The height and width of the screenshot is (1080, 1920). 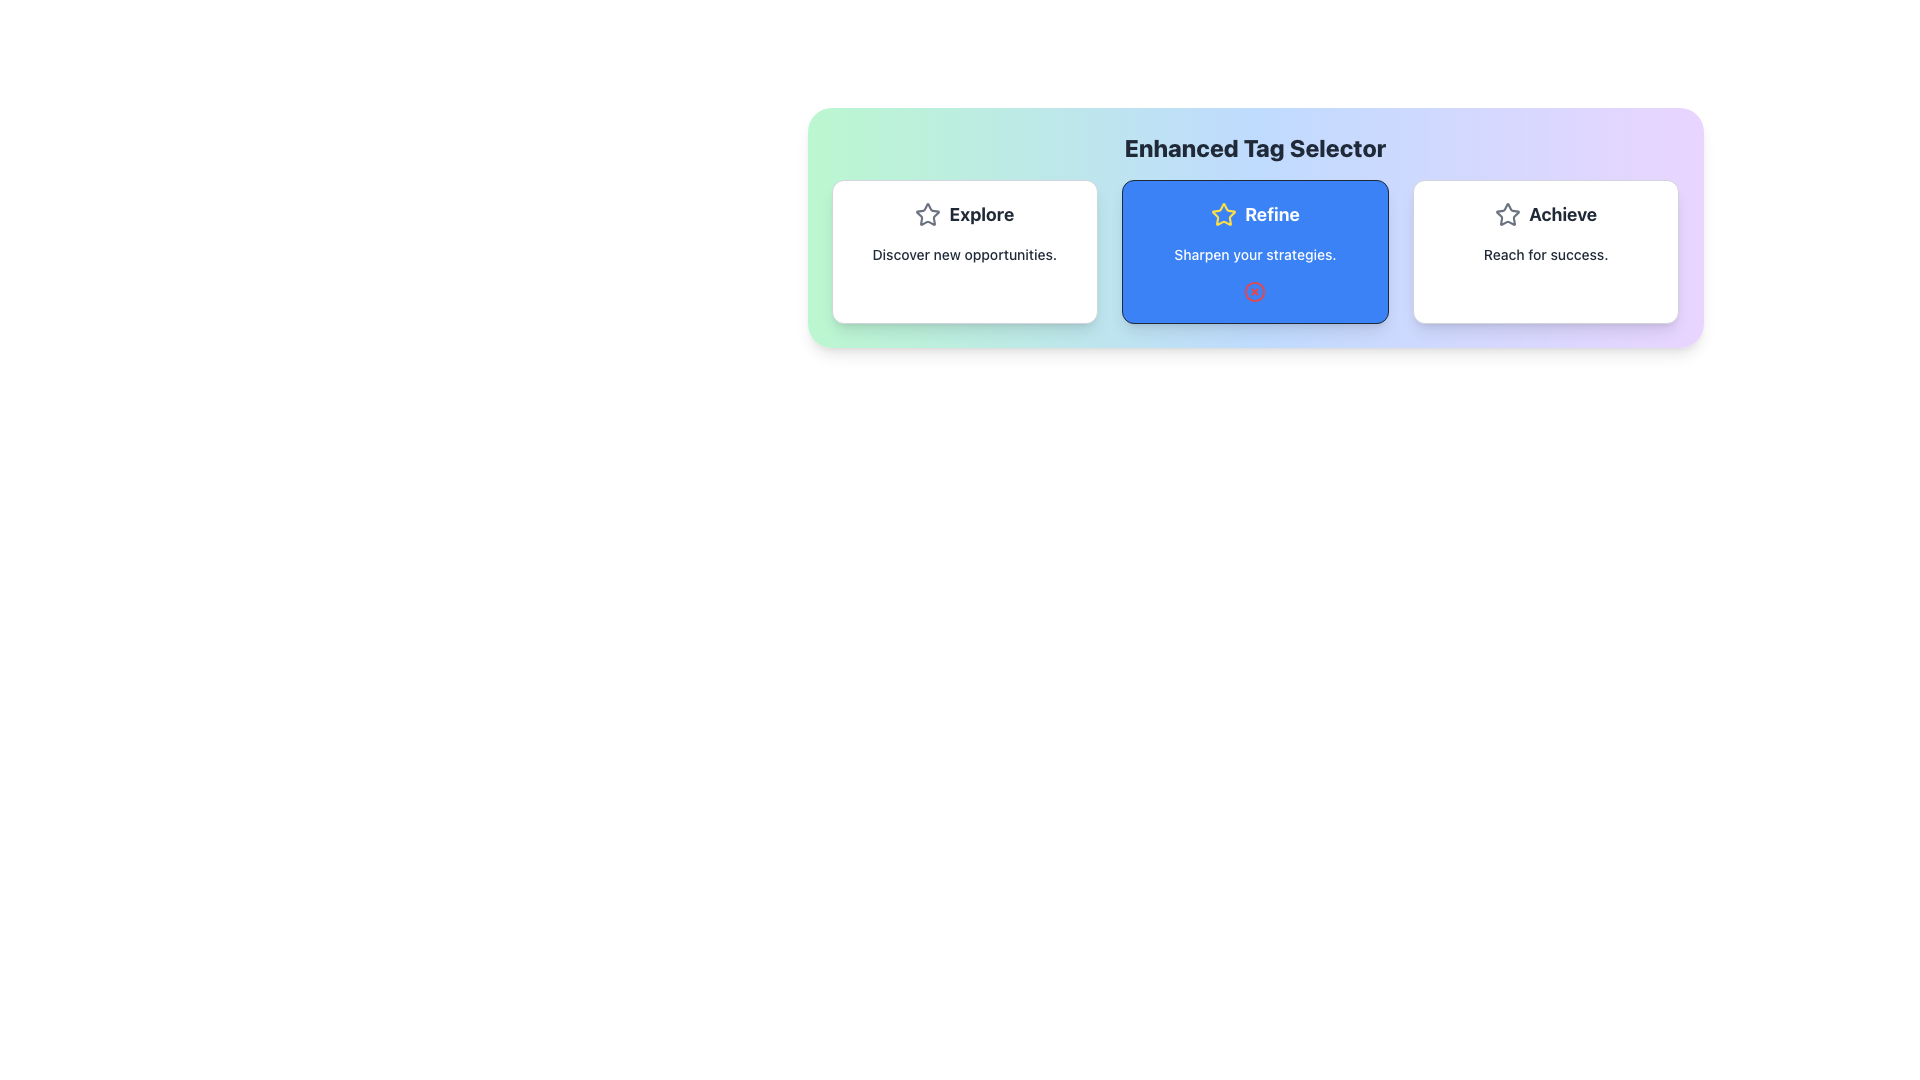 I want to click on the 'Refine' button with a blue background, featuring the text 'Refine' in bold and 'Sharpen your strategies.' below it, positioned centrally between 'Explore' and 'Achieve', so click(x=1254, y=250).